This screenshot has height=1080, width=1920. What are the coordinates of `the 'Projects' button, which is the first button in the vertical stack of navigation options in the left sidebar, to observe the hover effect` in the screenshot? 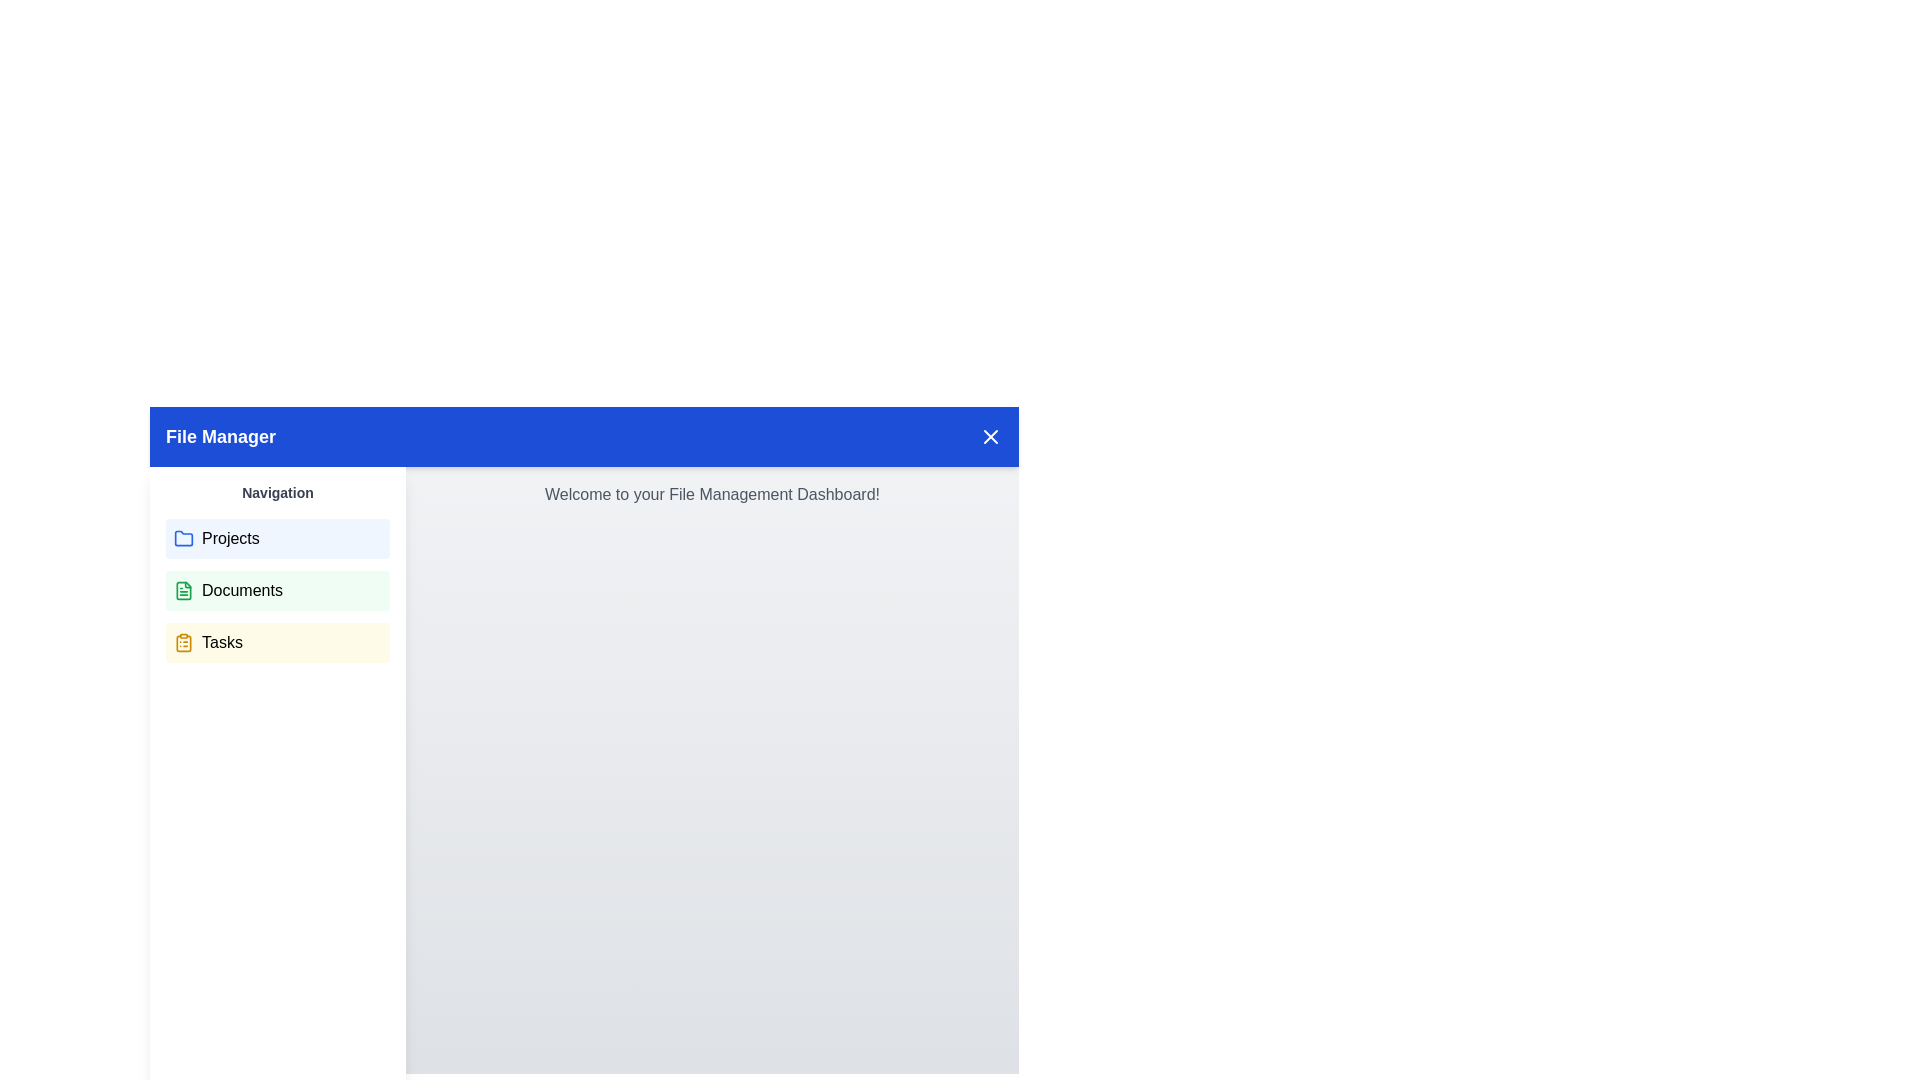 It's located at (277, 538).